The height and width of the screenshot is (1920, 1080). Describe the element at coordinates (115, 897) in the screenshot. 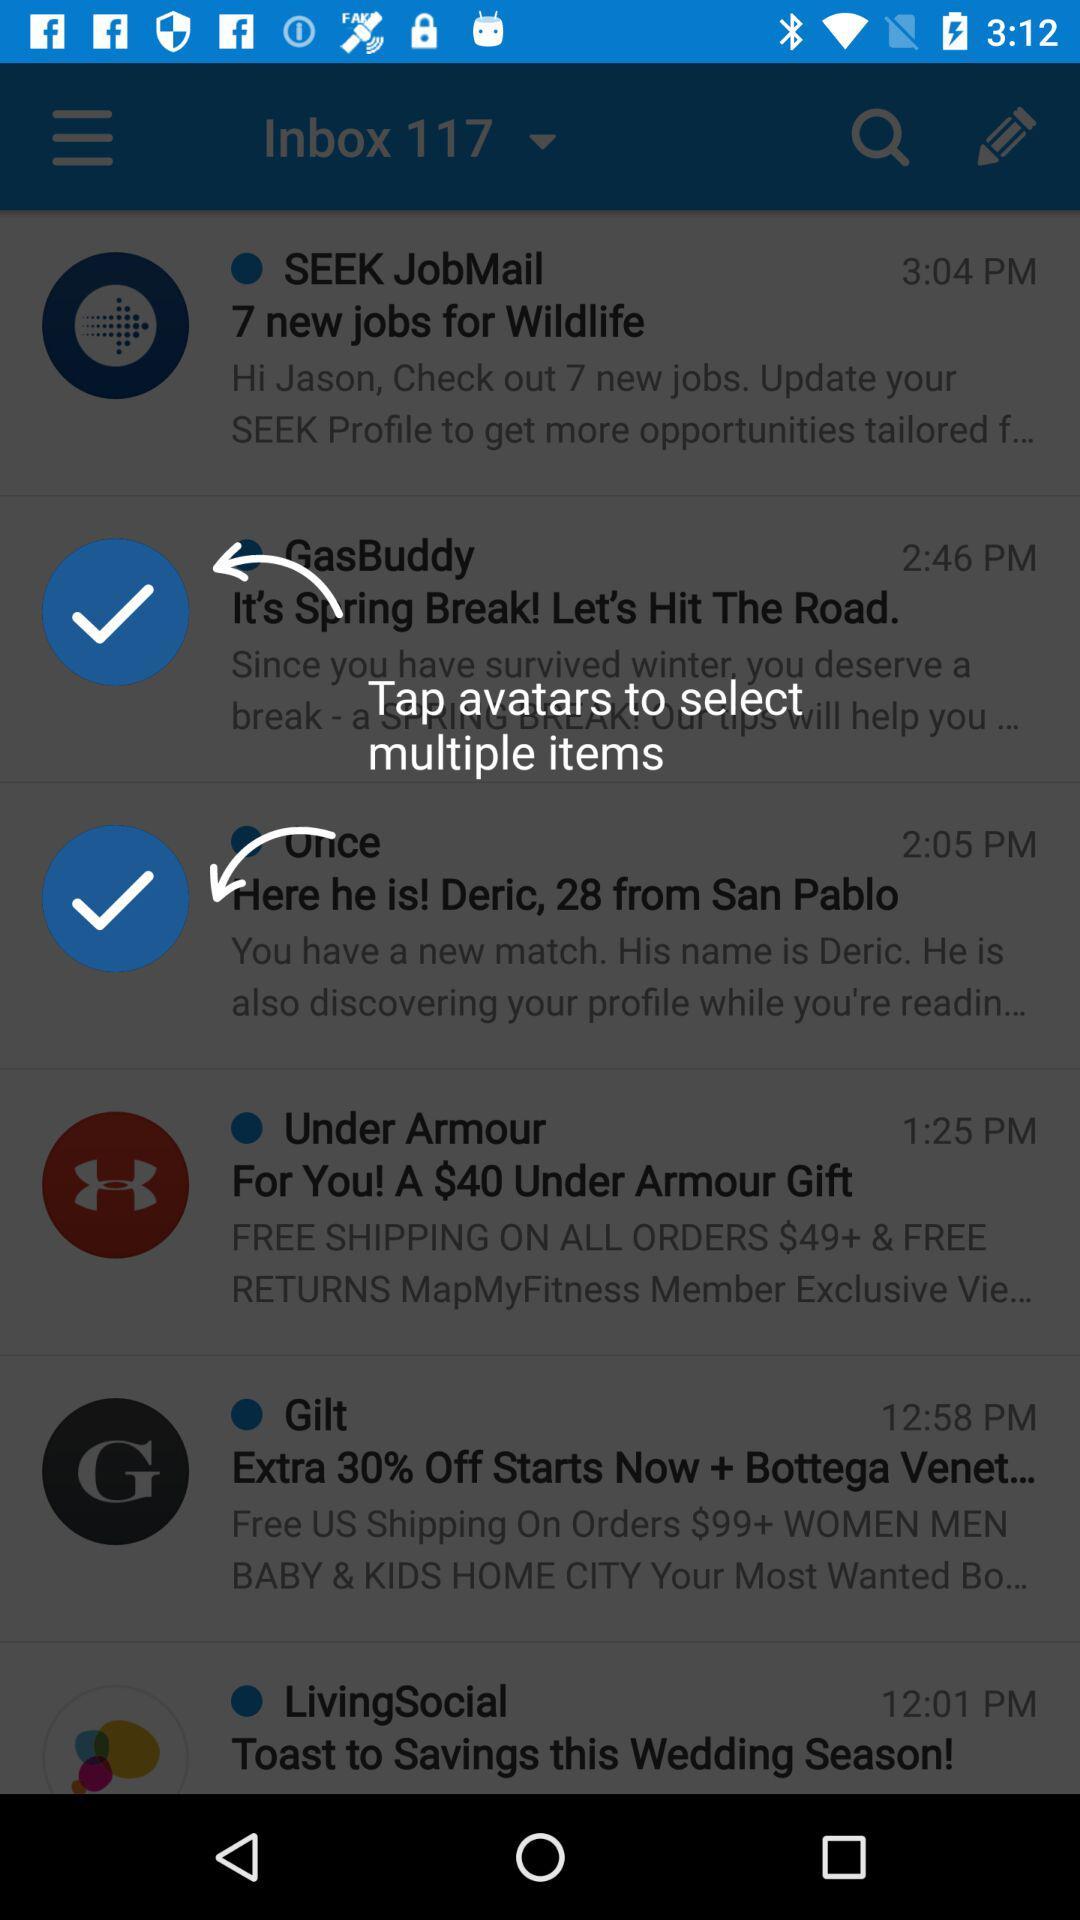

I see `the check icon` at that location.